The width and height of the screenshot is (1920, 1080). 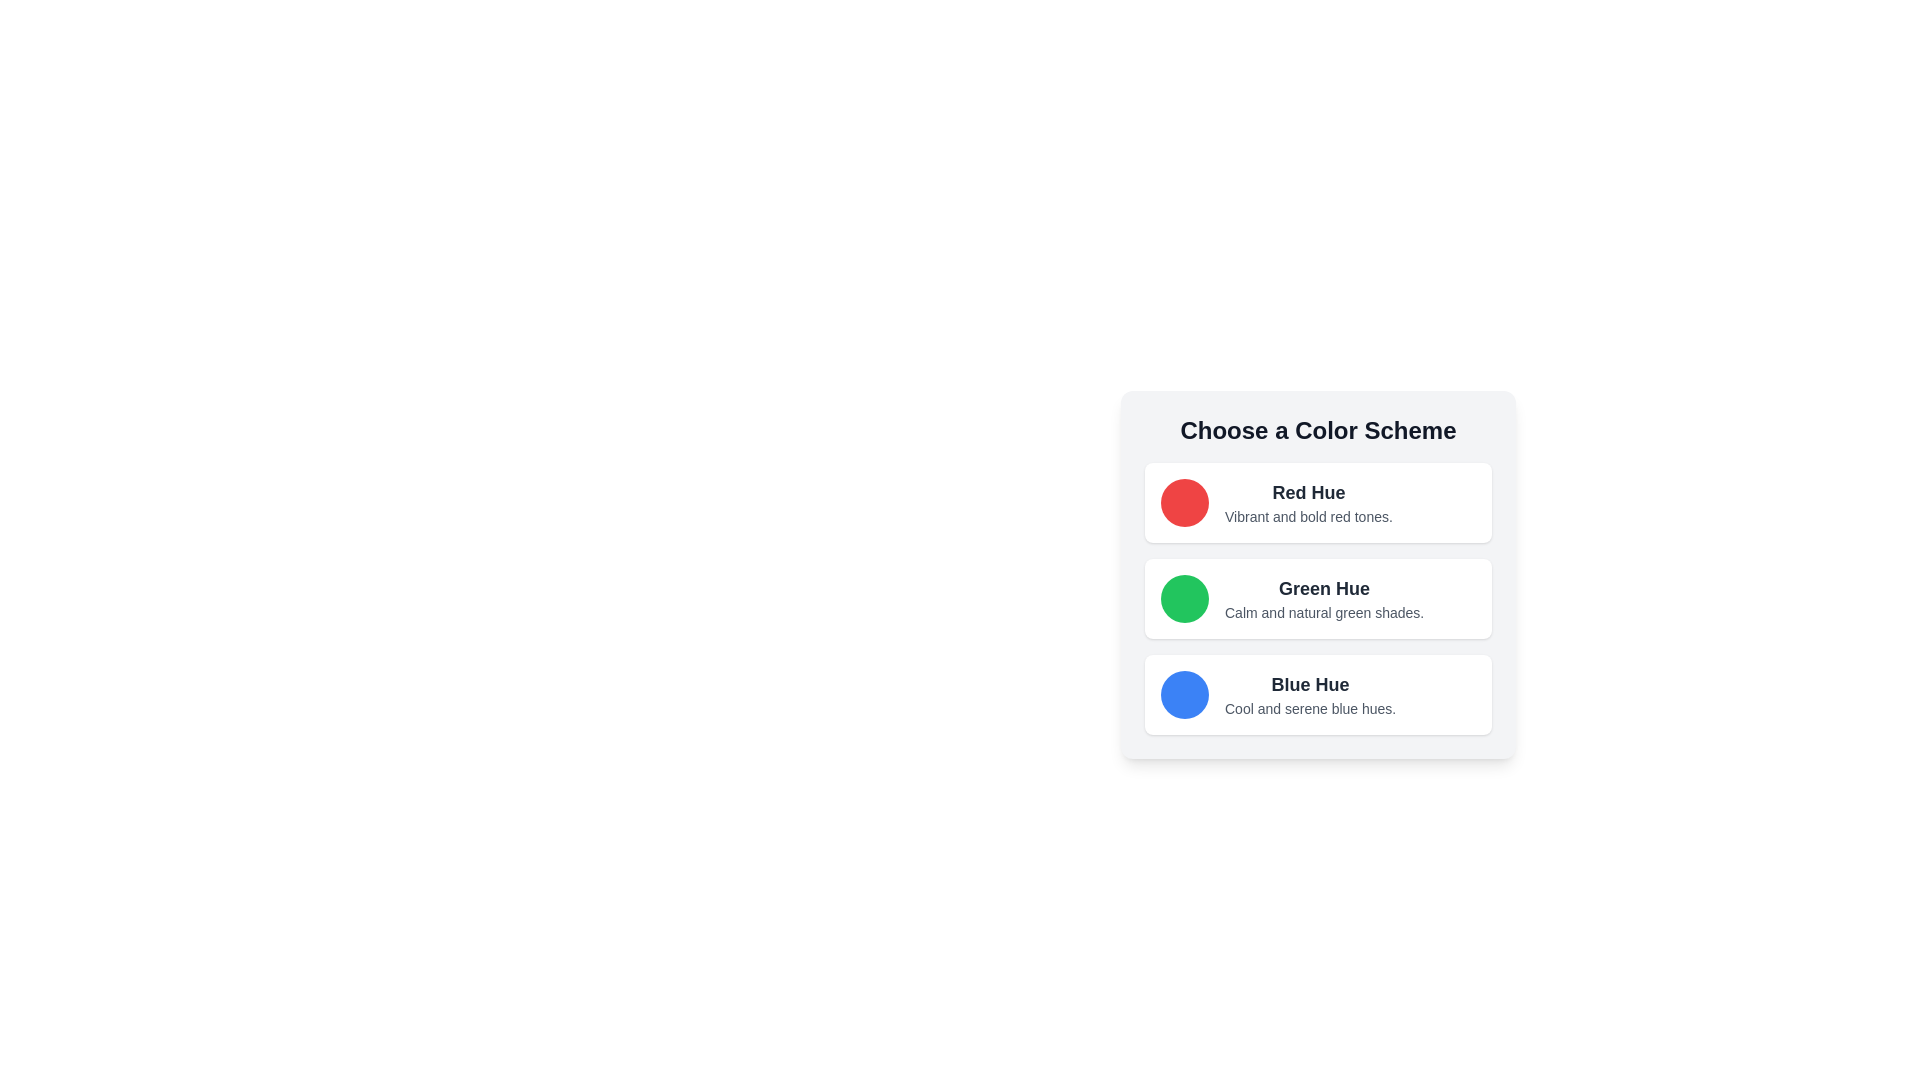 I want to click on the green circular swatch labeled 'Green Hue', so click(x=1318, y=633).